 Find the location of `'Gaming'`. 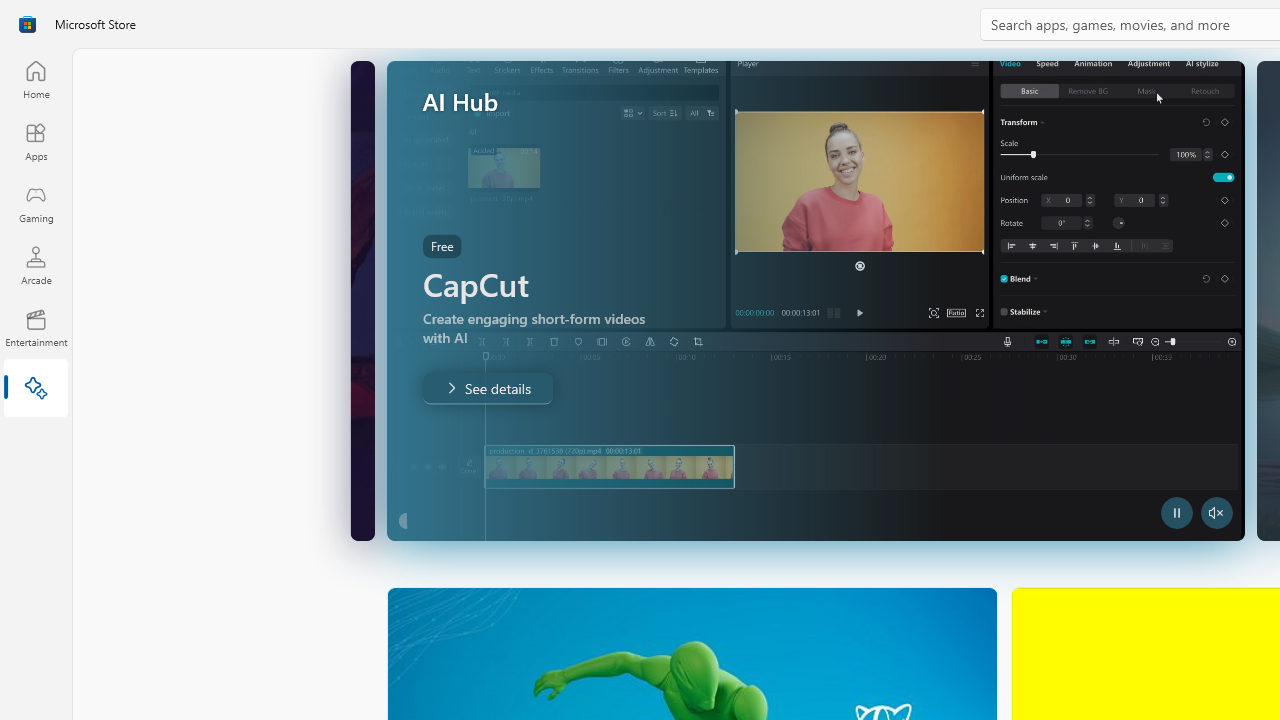

'Gaming' is located at coordinates (35, 203).